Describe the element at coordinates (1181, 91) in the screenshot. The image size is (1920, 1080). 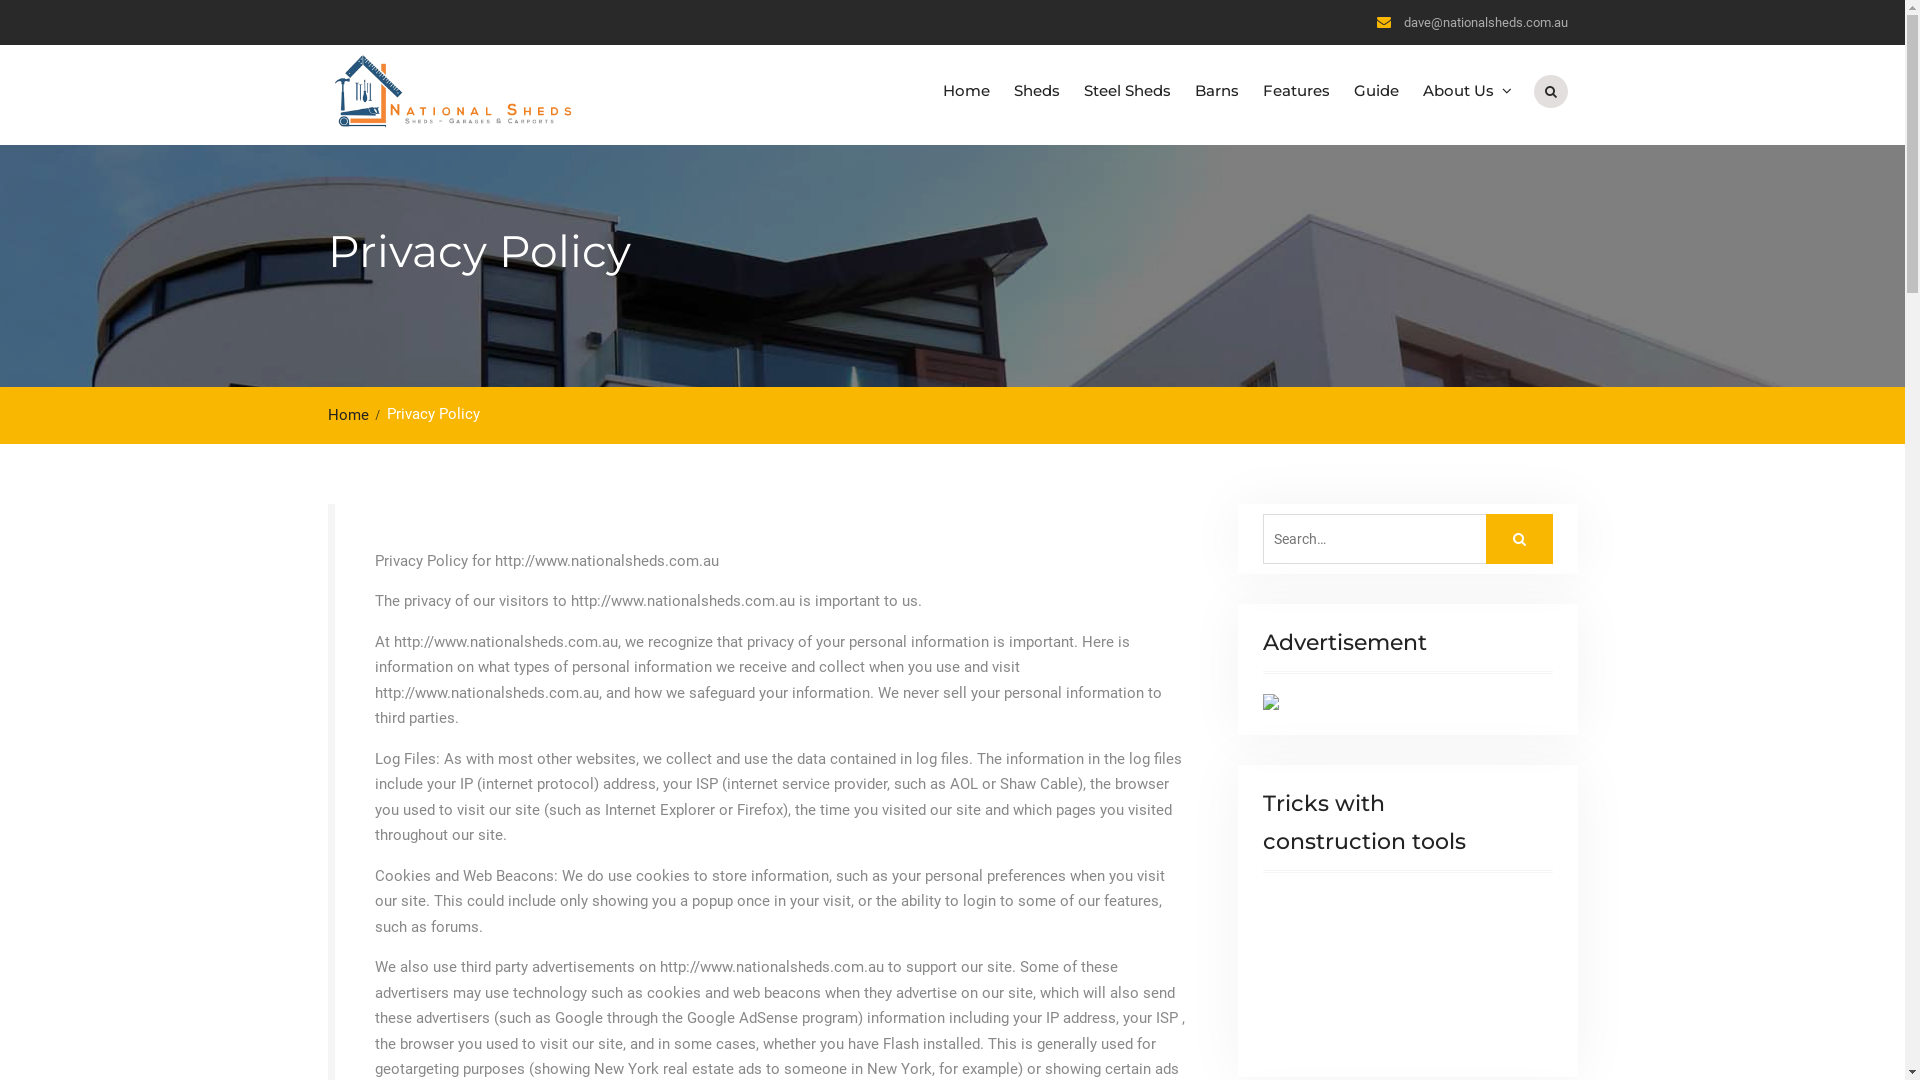
I see `'Barns'` at that location.